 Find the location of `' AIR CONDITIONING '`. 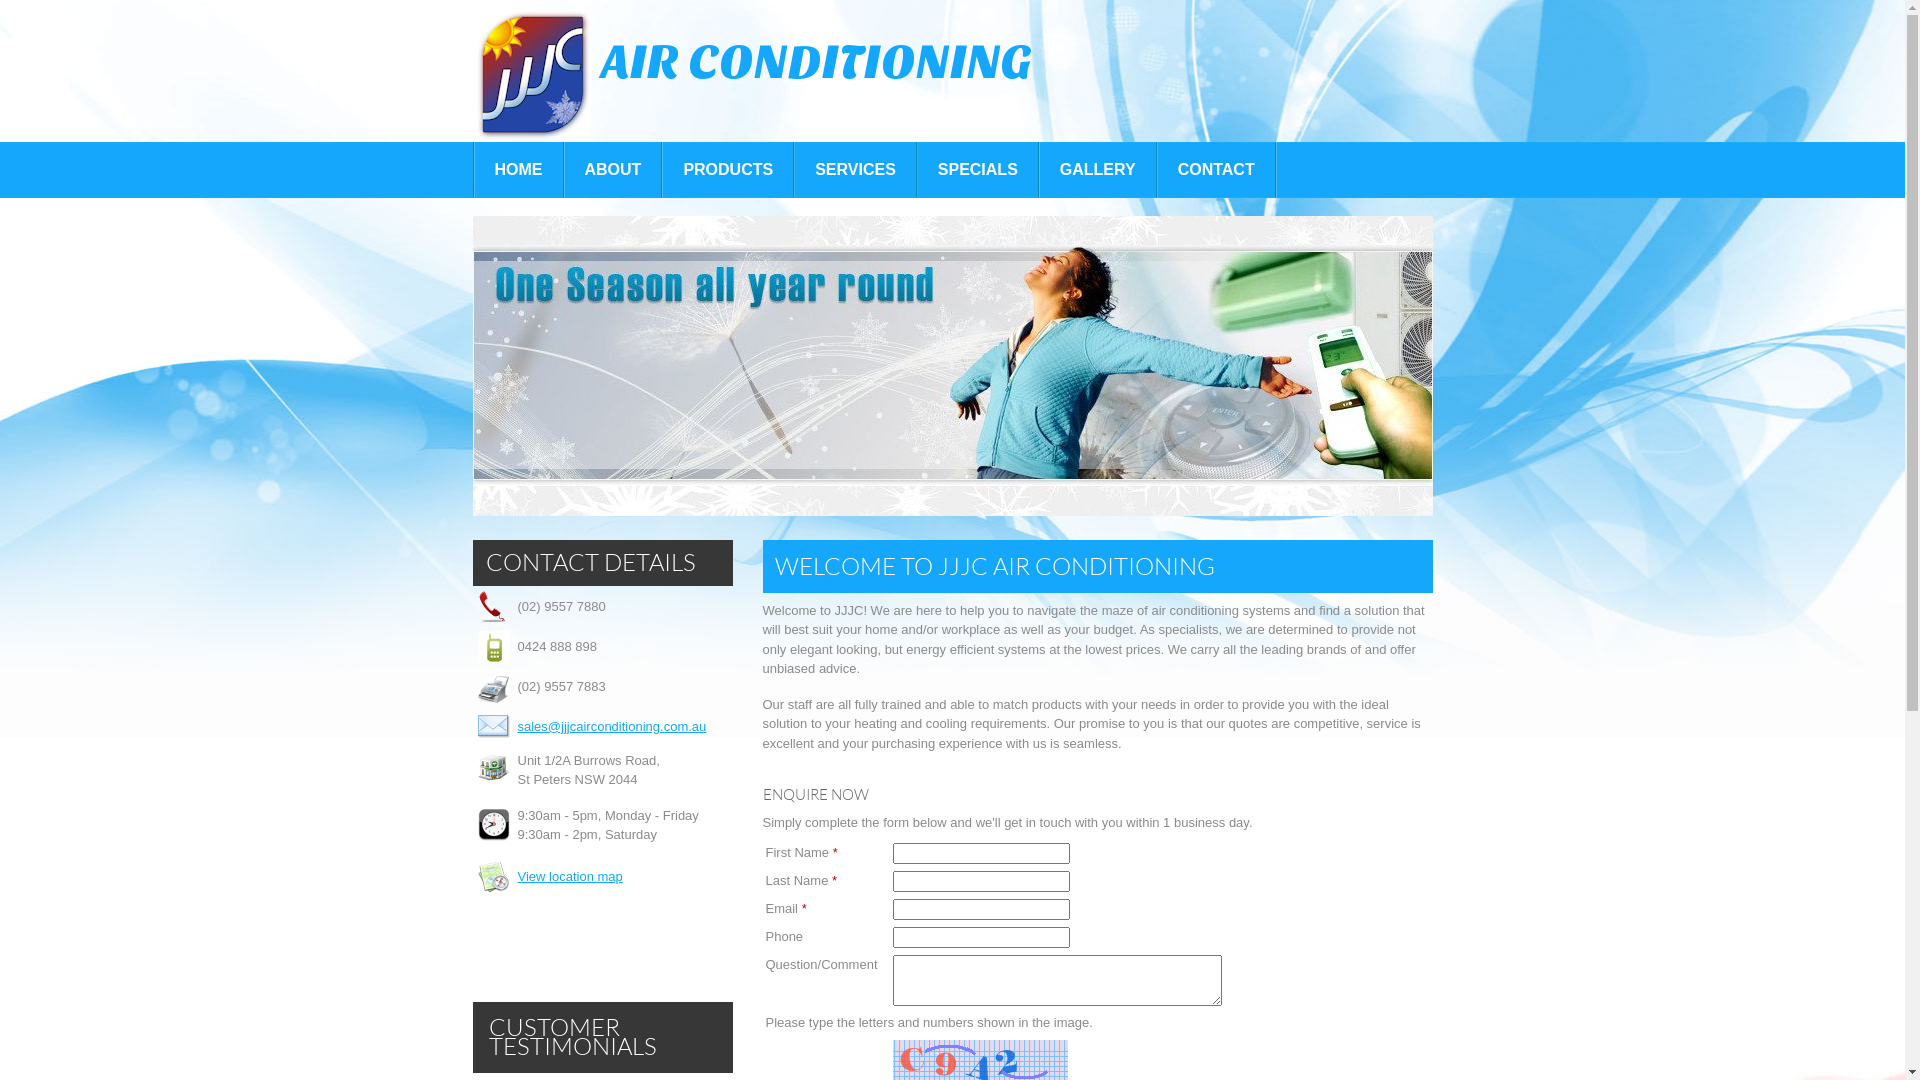

' AIR CONDITIONING ' is located at coordinates (755, 73).